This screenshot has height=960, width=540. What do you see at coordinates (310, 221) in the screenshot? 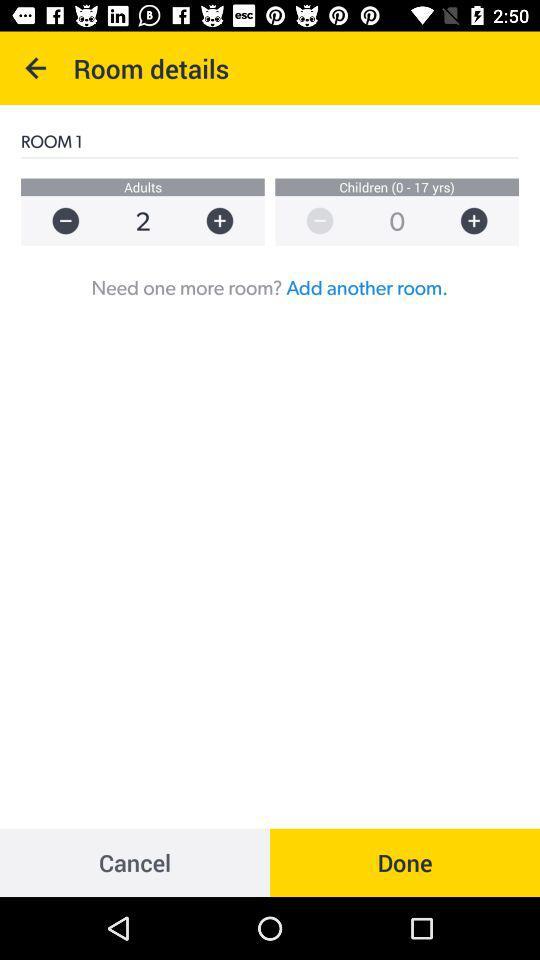
I see `decrease number of children` at bounding box center [310, 221].